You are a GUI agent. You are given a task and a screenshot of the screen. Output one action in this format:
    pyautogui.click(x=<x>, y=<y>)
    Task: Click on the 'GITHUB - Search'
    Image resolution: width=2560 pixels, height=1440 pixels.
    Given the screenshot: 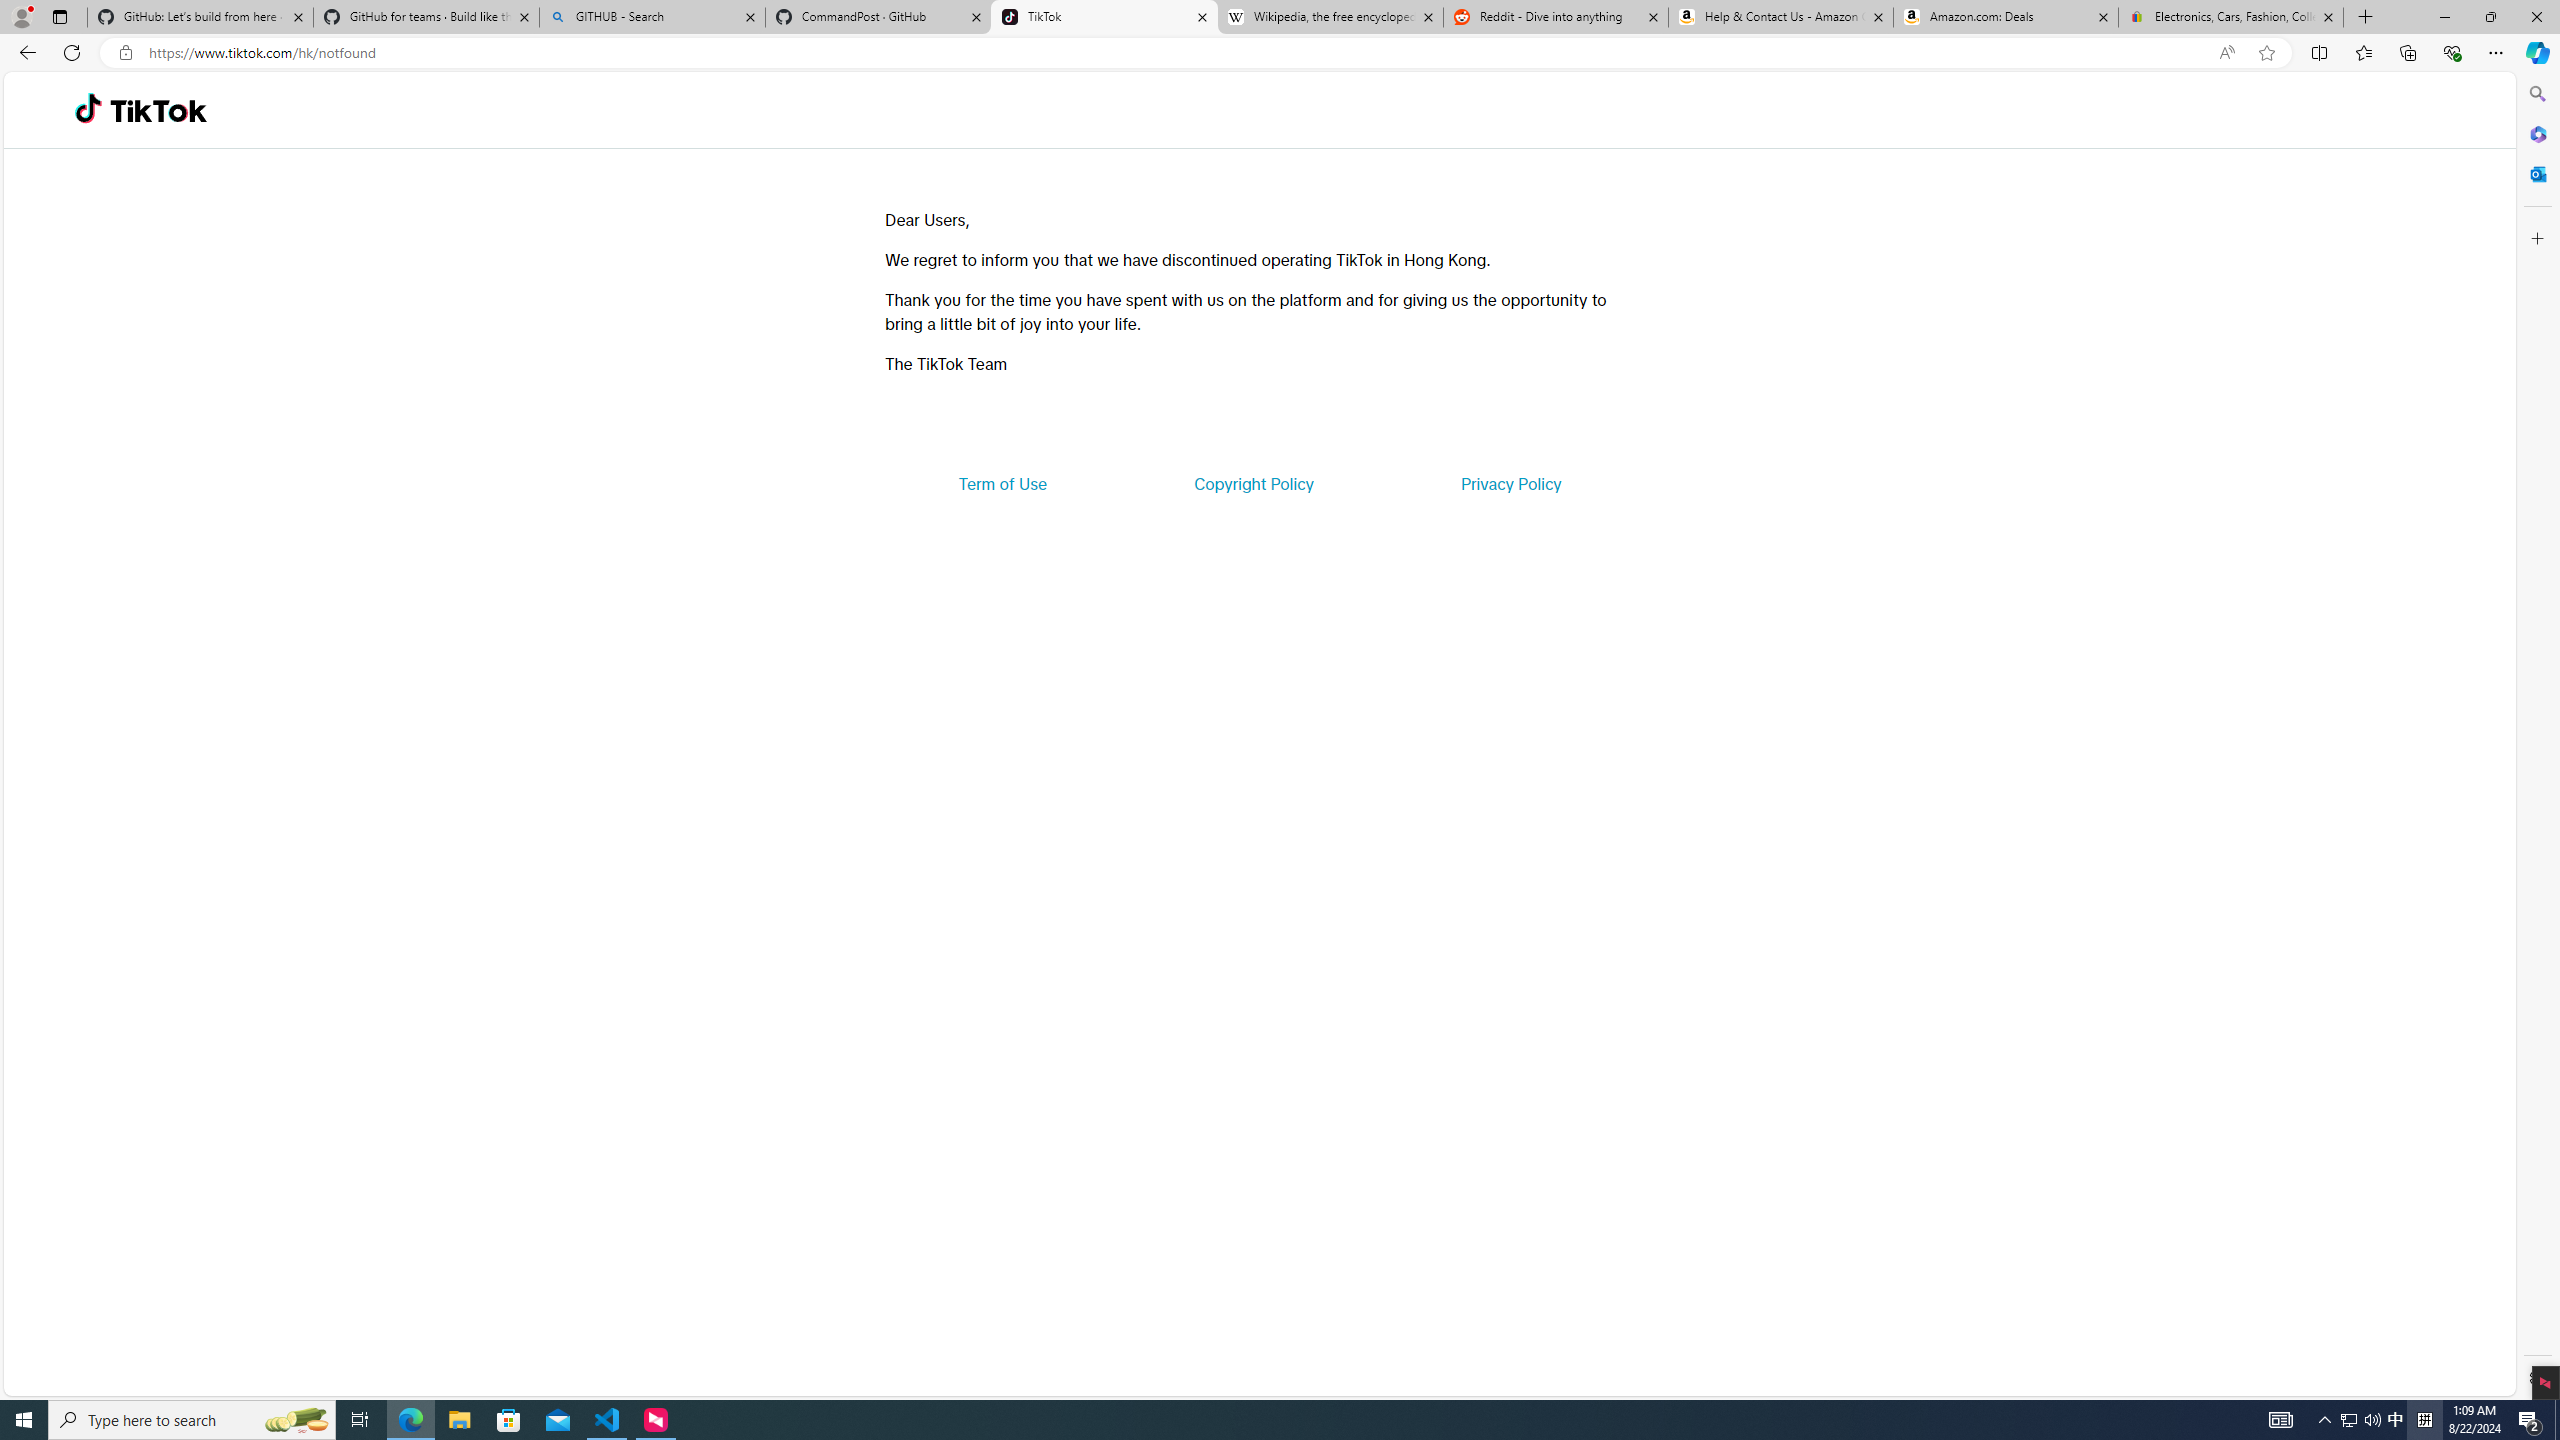 What is the action you would take?
    pyautogui.click(x=651, y=16)
    